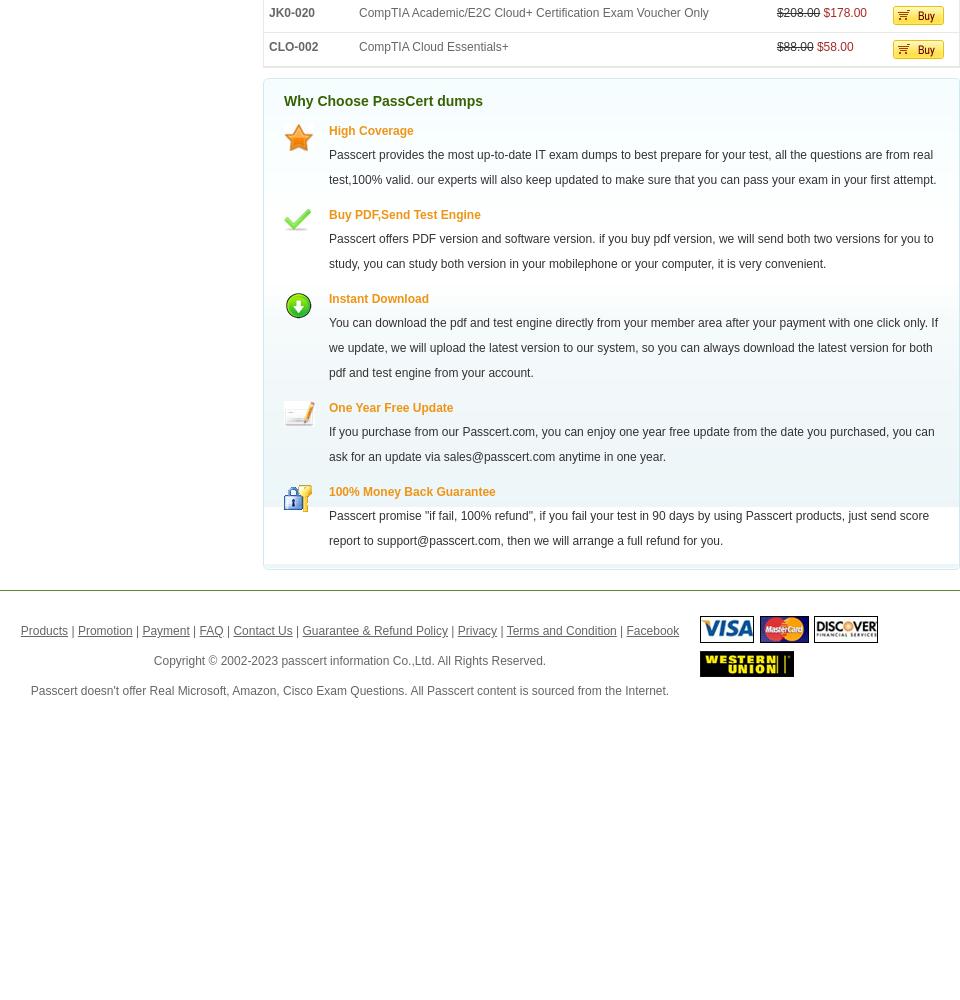 The width and height of the screenshot is (960, 1000). What do you see at coordinates (610, 541) in the screenshot?
I see `', then we will arrange a full refund for you.'` at bounding box center [610, 541].